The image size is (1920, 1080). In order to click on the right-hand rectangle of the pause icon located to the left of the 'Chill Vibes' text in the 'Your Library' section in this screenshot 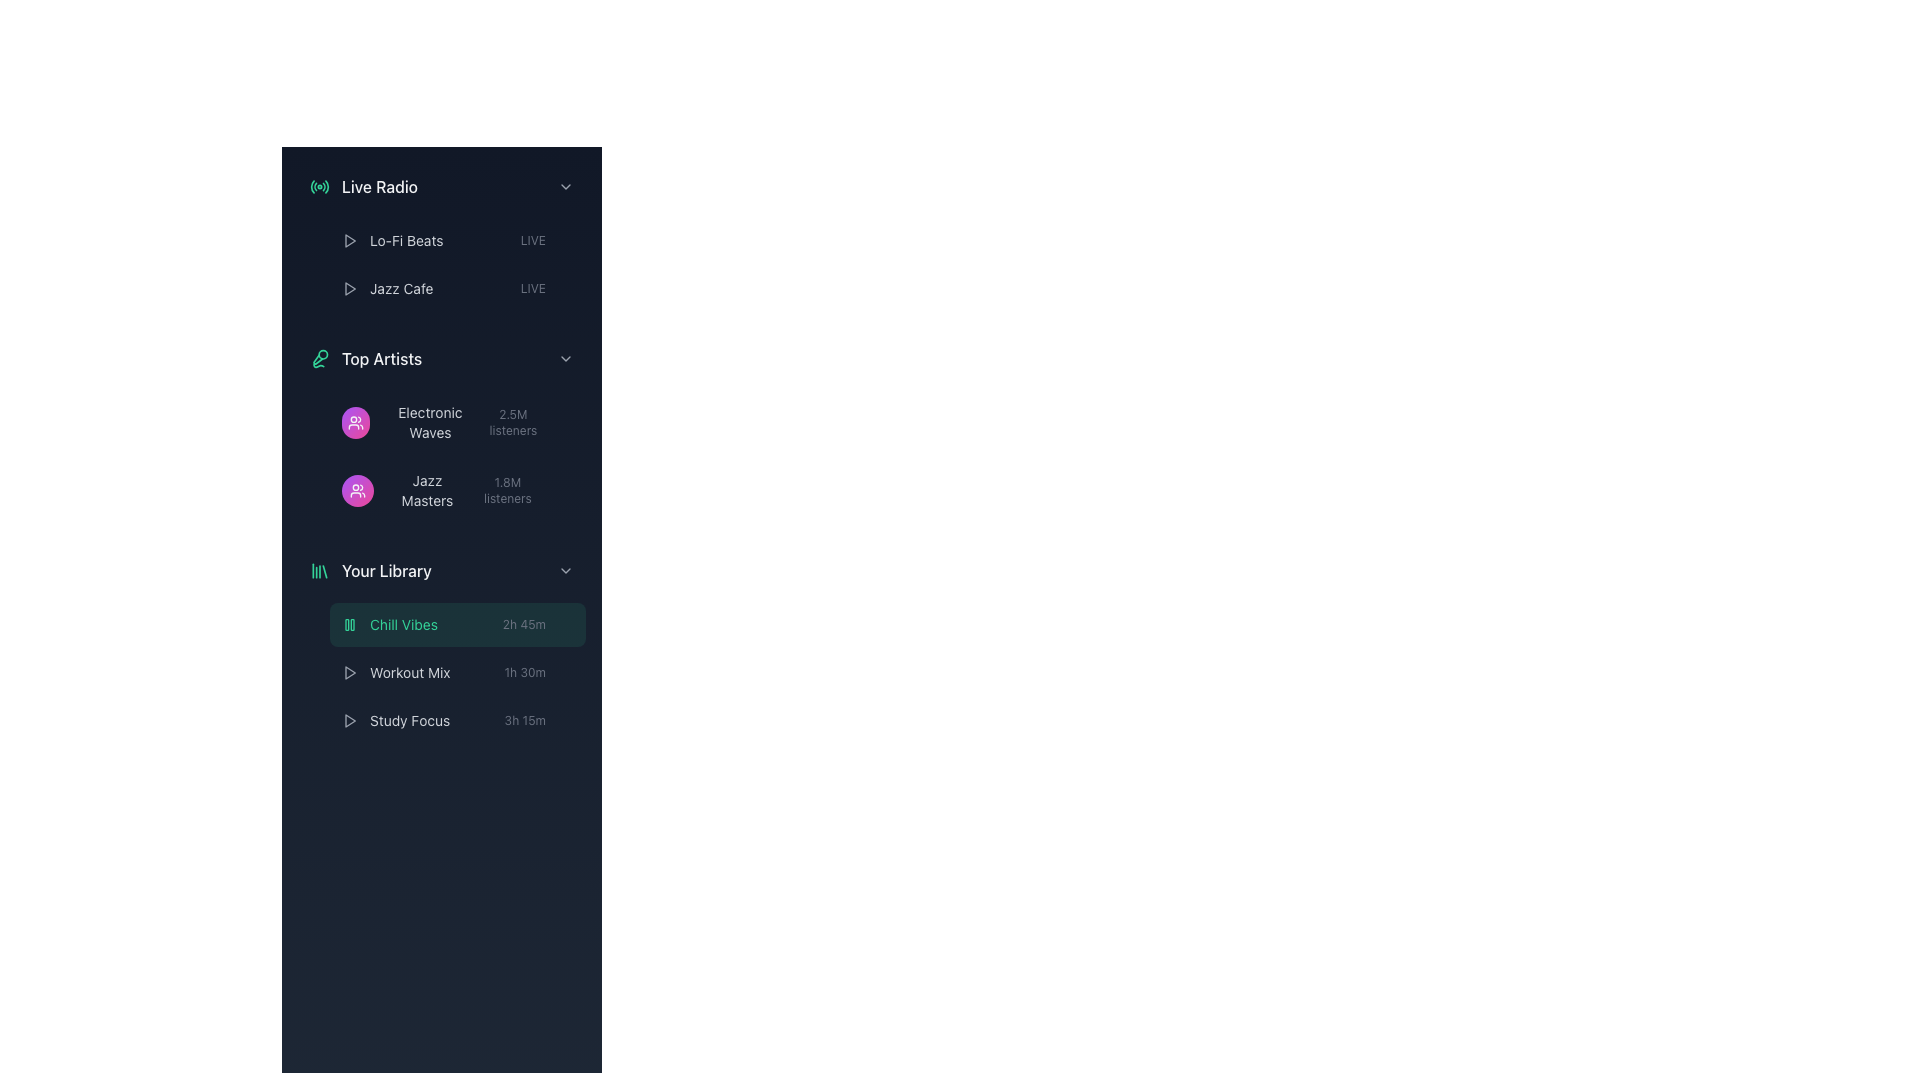, I will do `click(352, 623)`.